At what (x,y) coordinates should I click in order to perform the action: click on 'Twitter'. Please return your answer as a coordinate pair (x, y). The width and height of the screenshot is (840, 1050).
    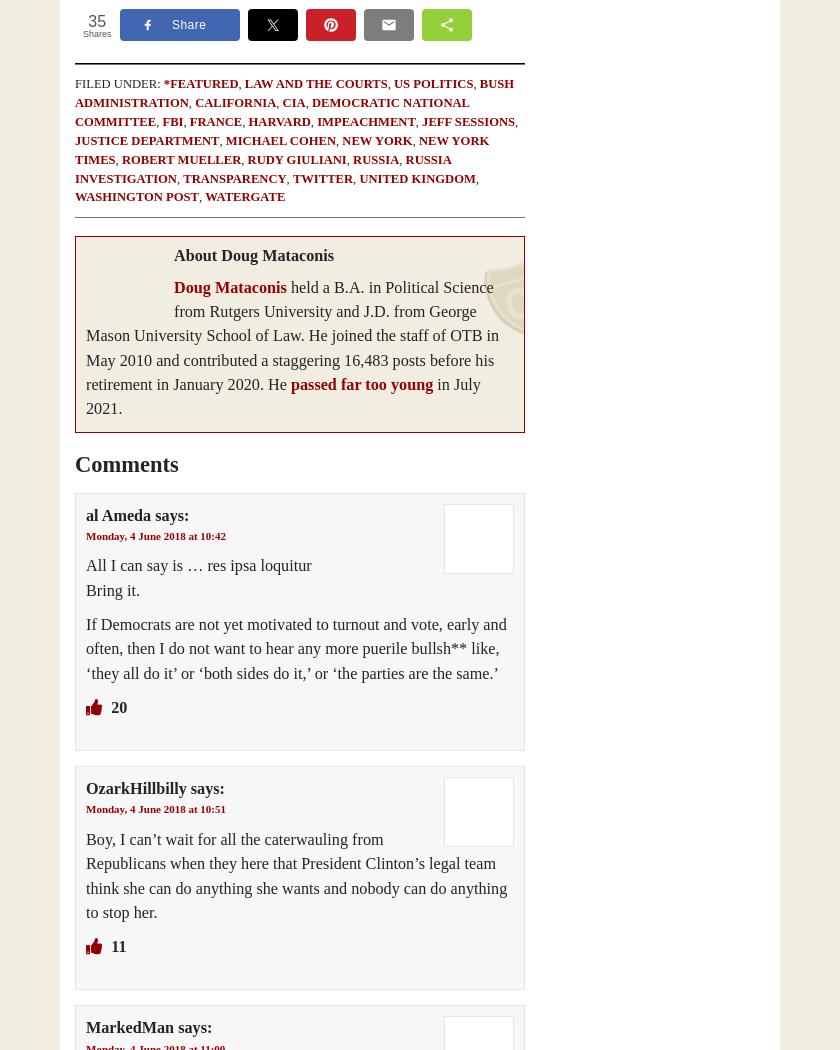
    Looking at the image, I should click on (322, 177).